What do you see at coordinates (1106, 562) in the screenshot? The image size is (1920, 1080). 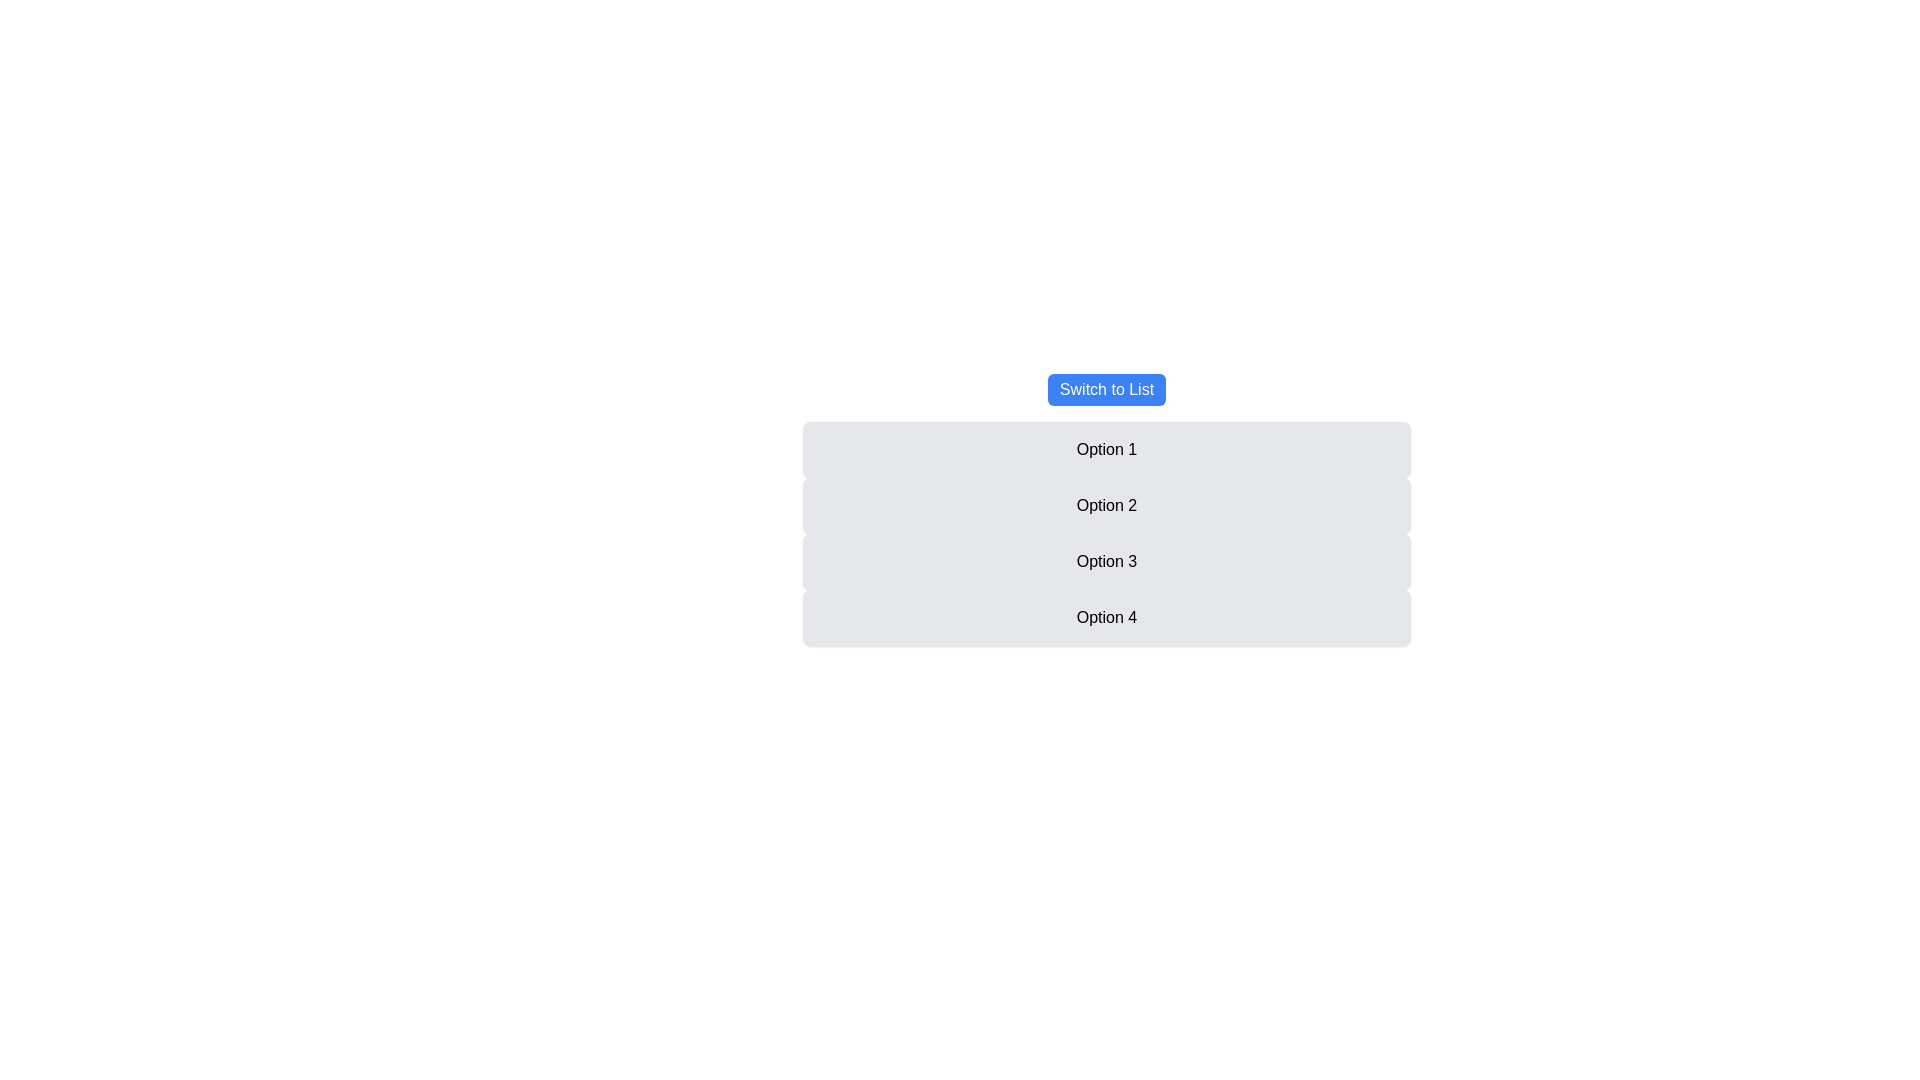 I see `the selectable card labeled 'Option 3'` at bounding box center [1106, 562].